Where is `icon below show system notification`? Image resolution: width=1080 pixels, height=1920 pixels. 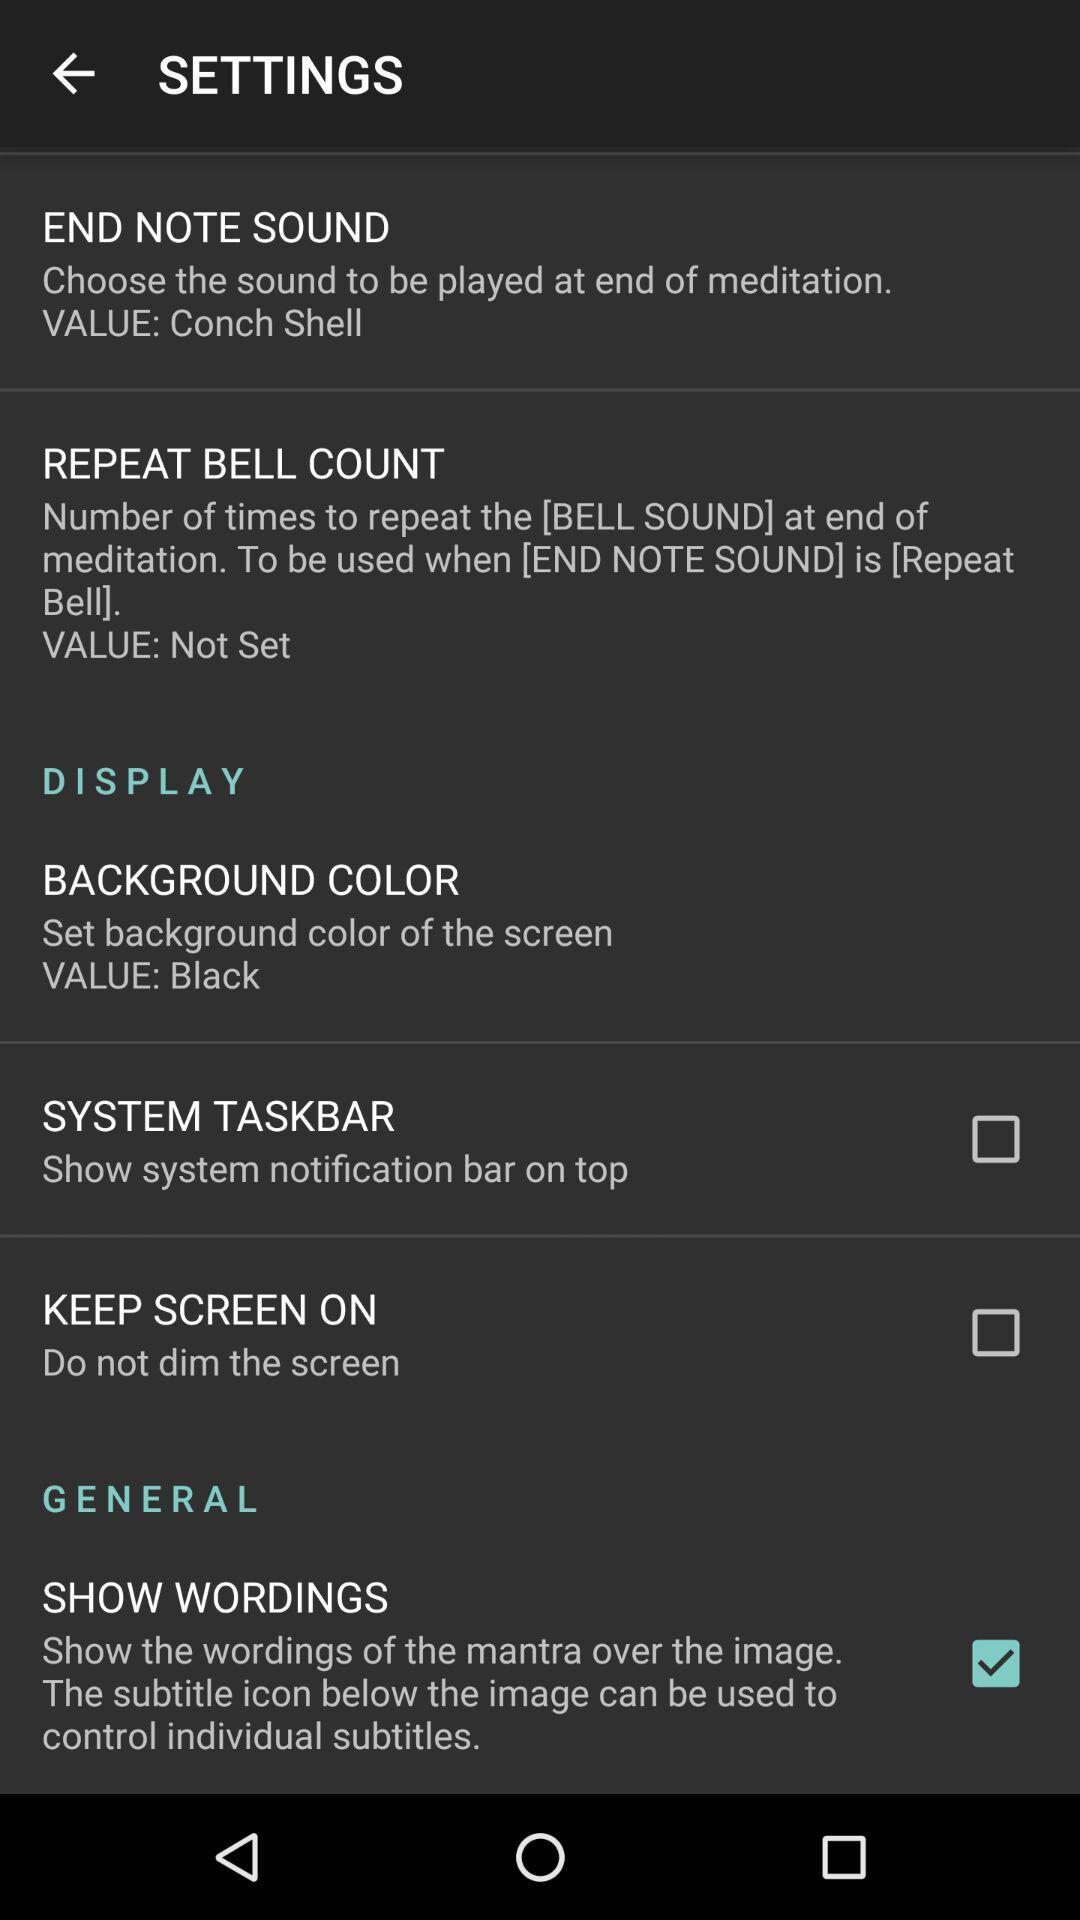
icon below show system notification is located at coordinates (209, 1308).